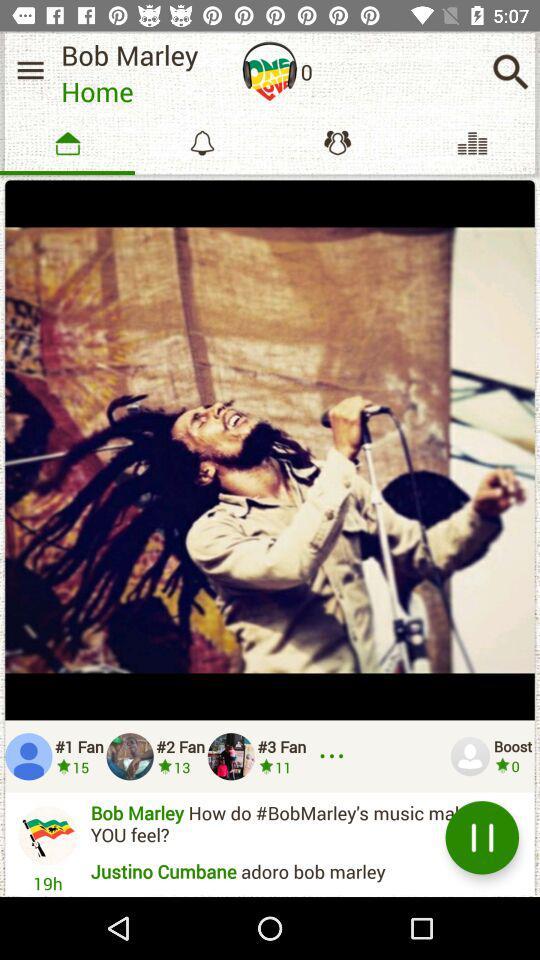 The height and width of the screenshot is (960, 540). Describe the element at coordinates (510, 71) in the screenshot. I see `icon next to the 0` at that location.